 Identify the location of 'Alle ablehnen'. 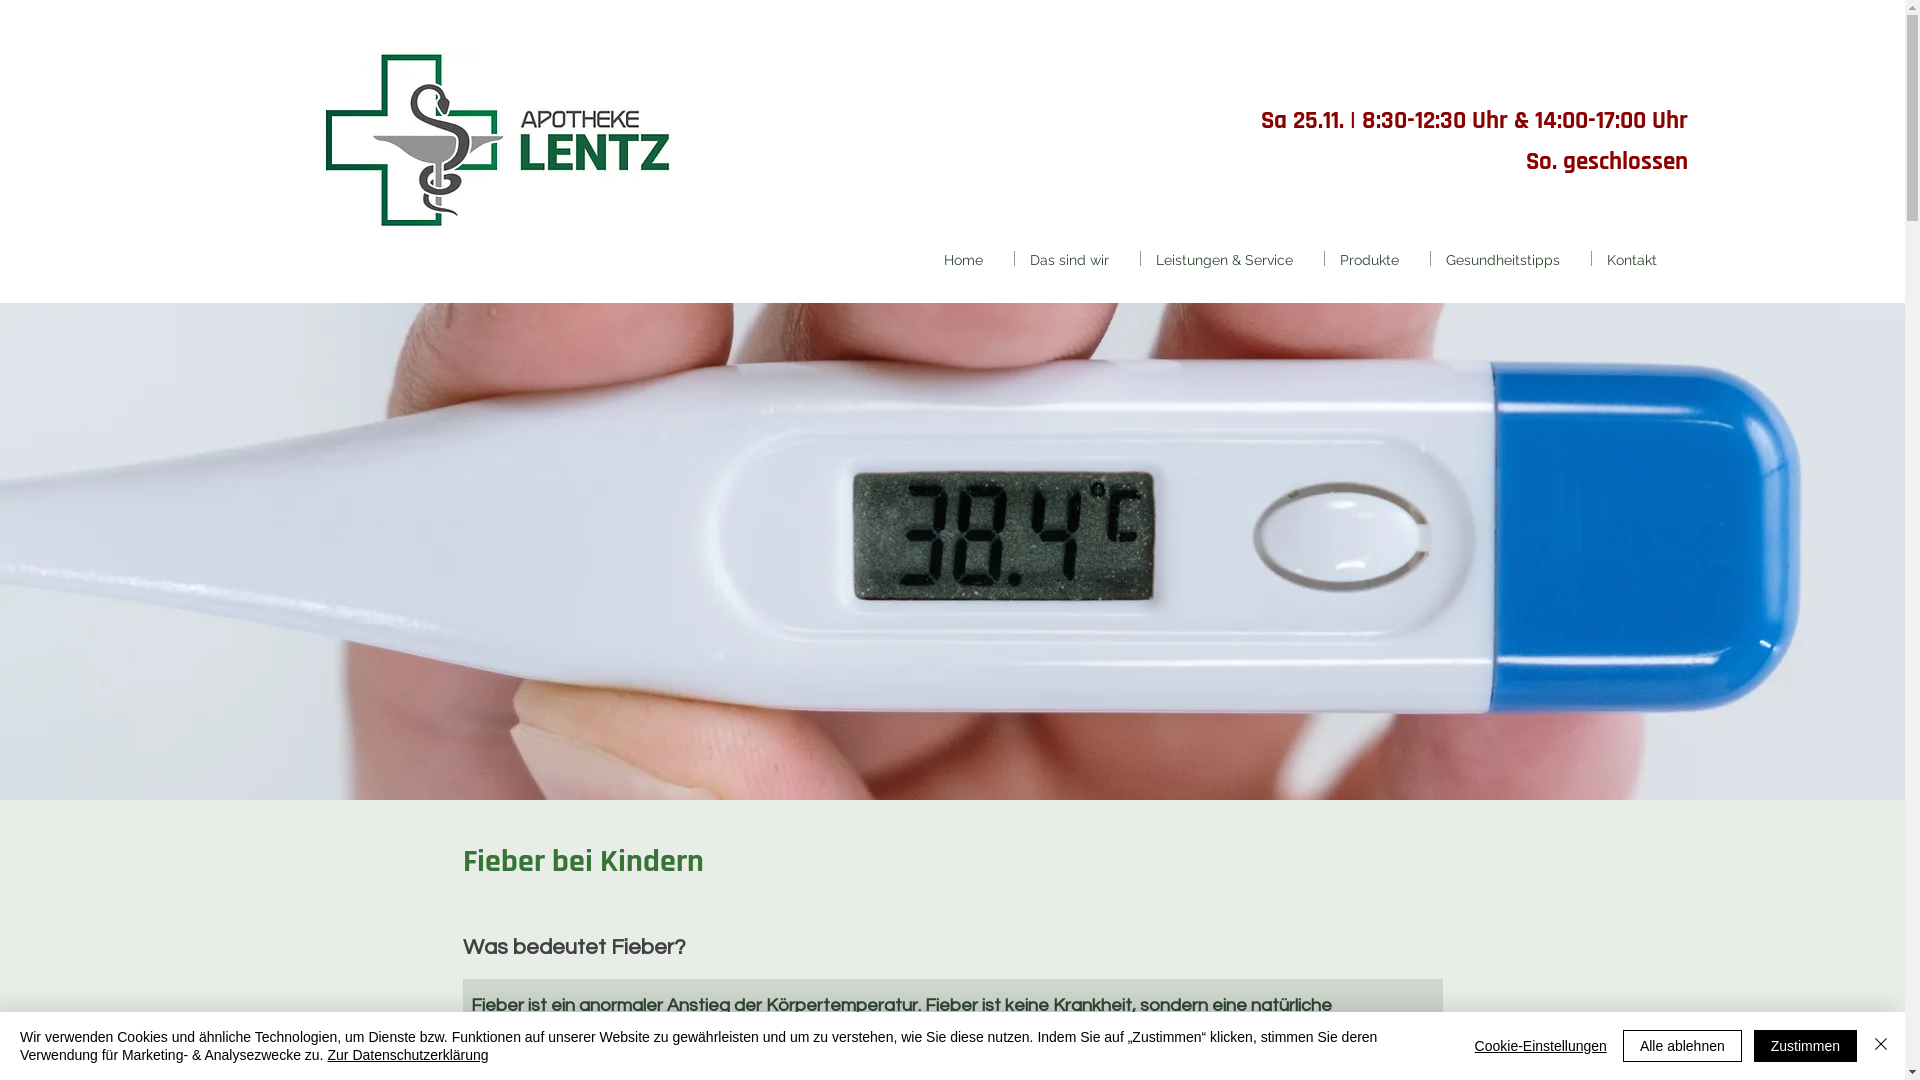
(1681, 1044).